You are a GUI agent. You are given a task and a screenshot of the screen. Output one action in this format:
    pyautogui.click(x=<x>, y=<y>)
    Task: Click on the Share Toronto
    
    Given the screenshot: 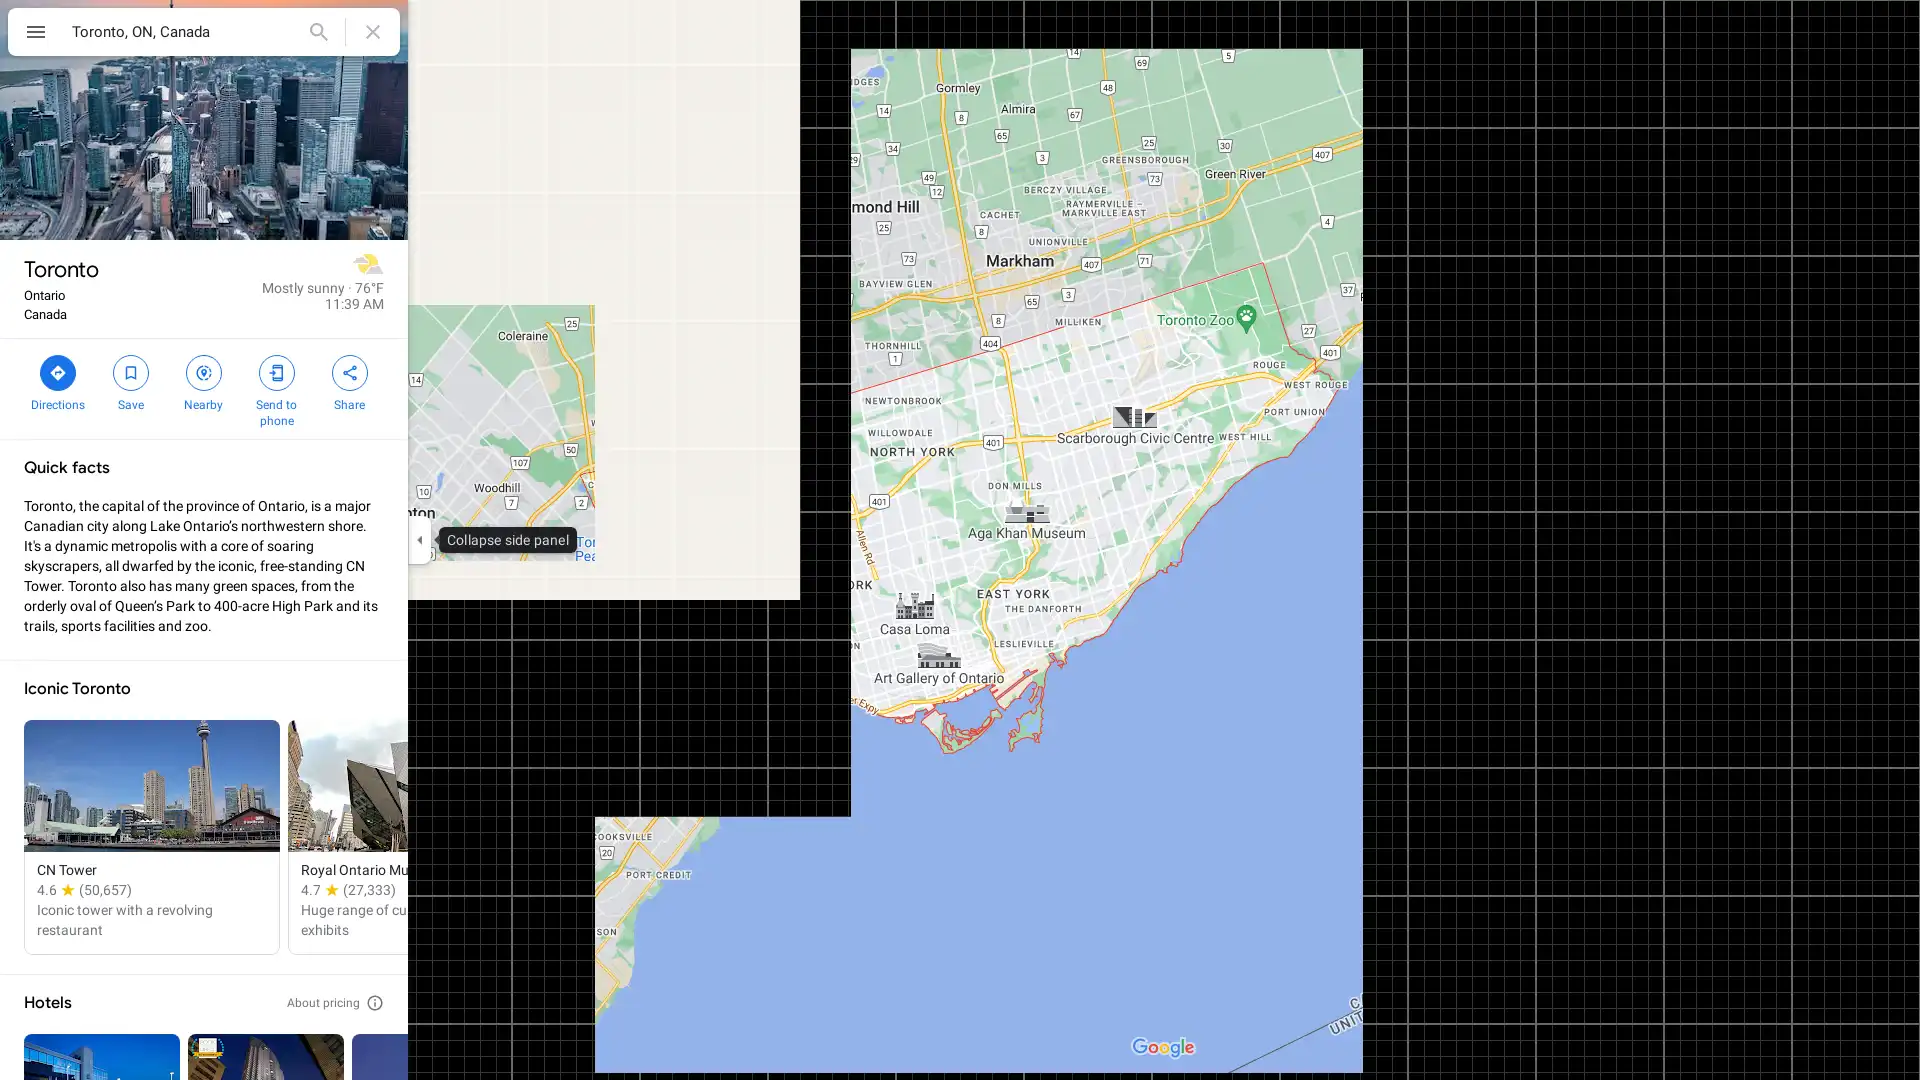 What is the action you would take?
    pyautogui.click(x=349, y=381)
    